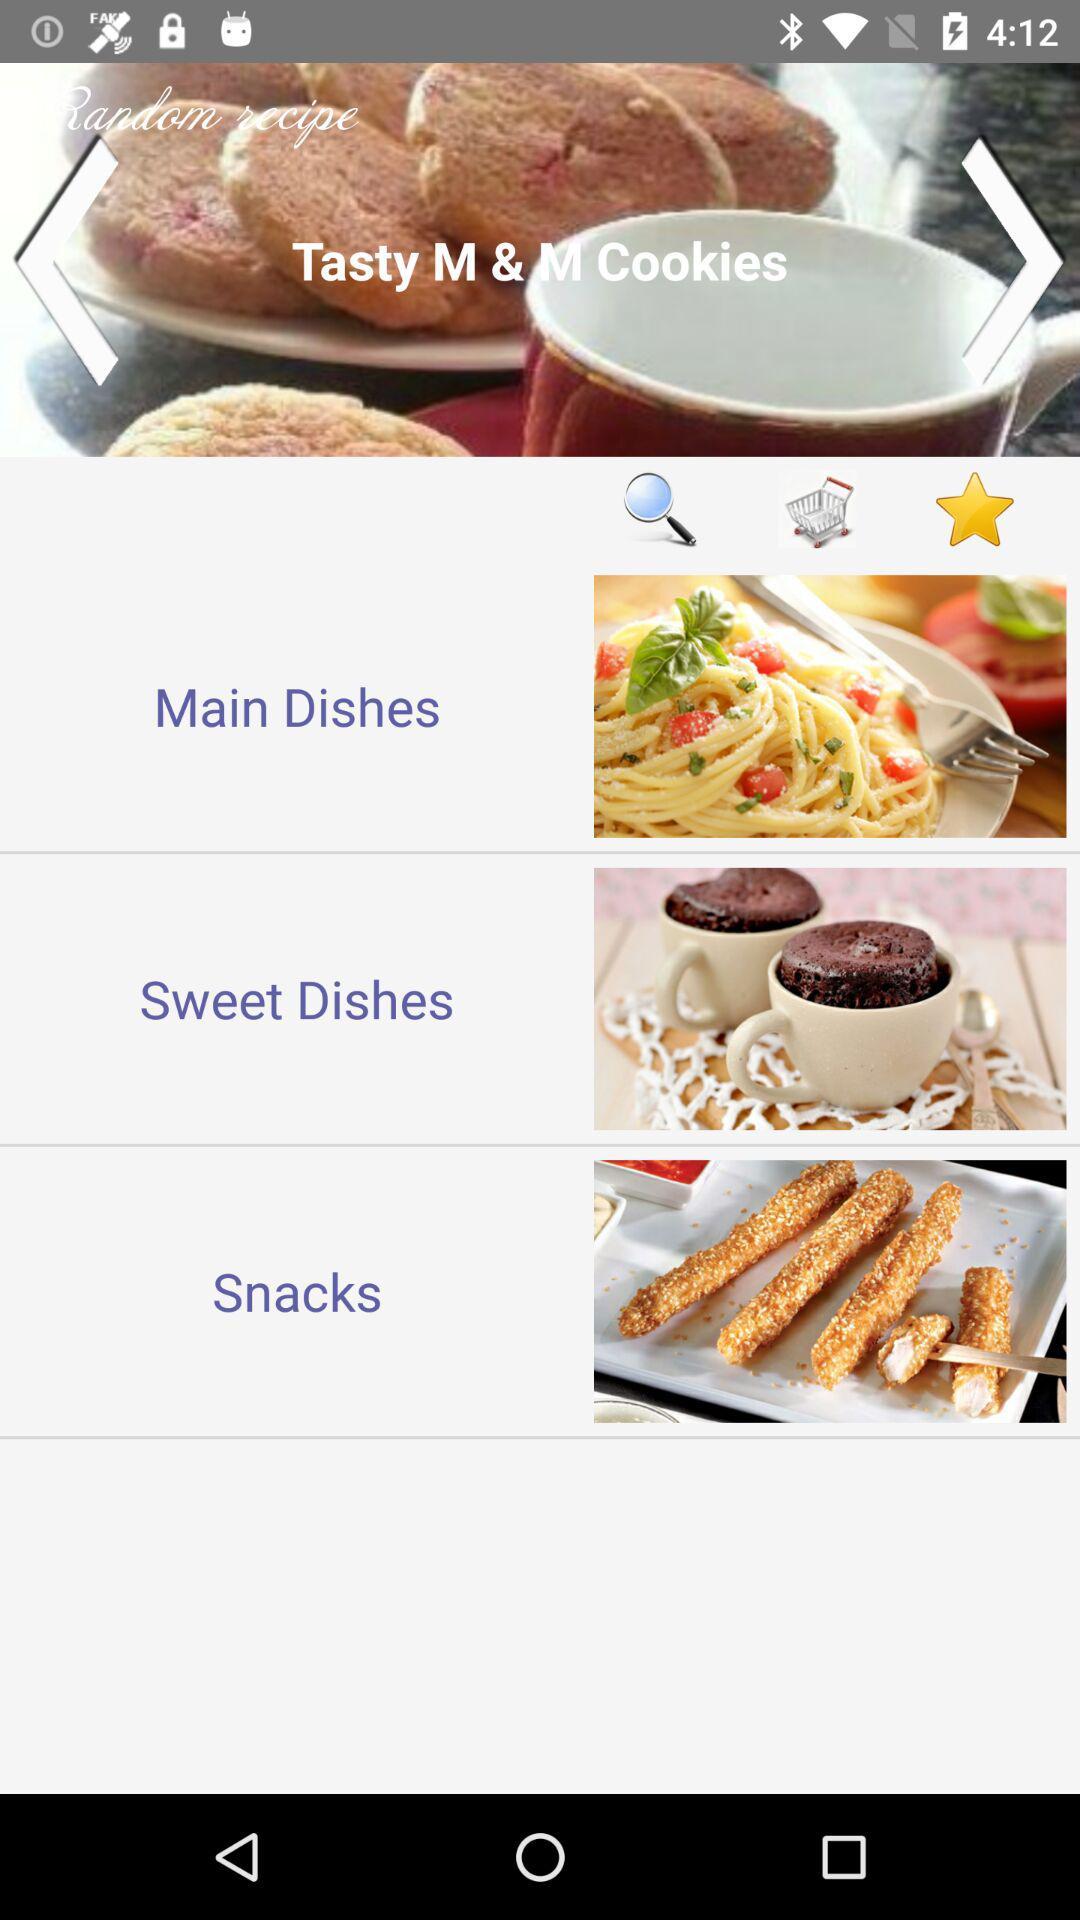 This screenshot has height=1920, width=1080. Describe the element at coordinates (659, 509) in the screenshot. I see `the search icon` at that location.